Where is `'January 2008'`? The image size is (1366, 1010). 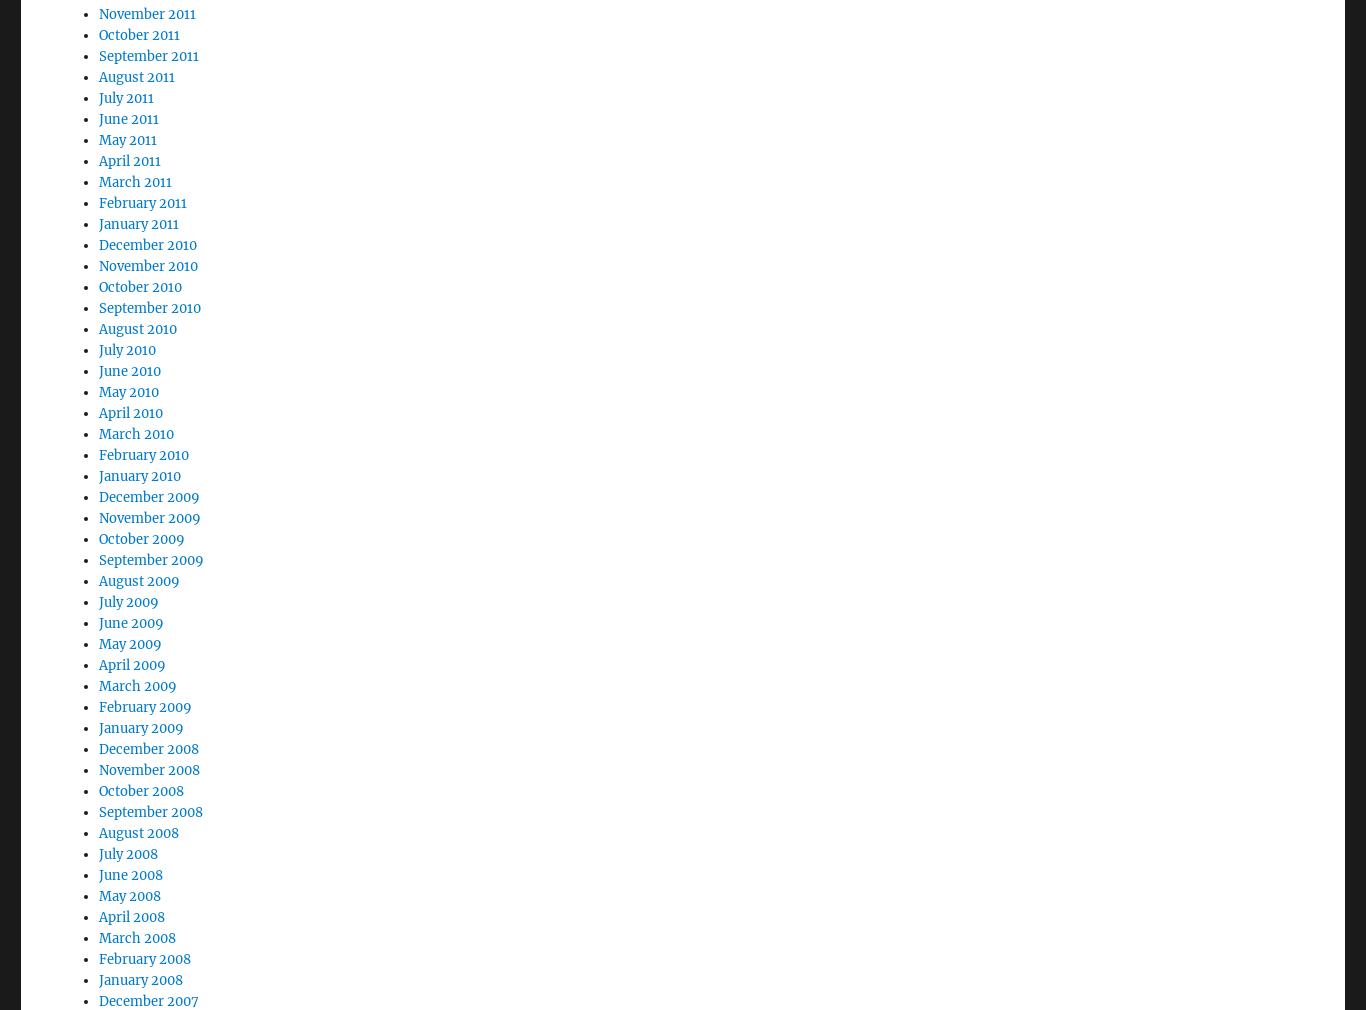
'January 2008' is located at coordinates (99, 925).